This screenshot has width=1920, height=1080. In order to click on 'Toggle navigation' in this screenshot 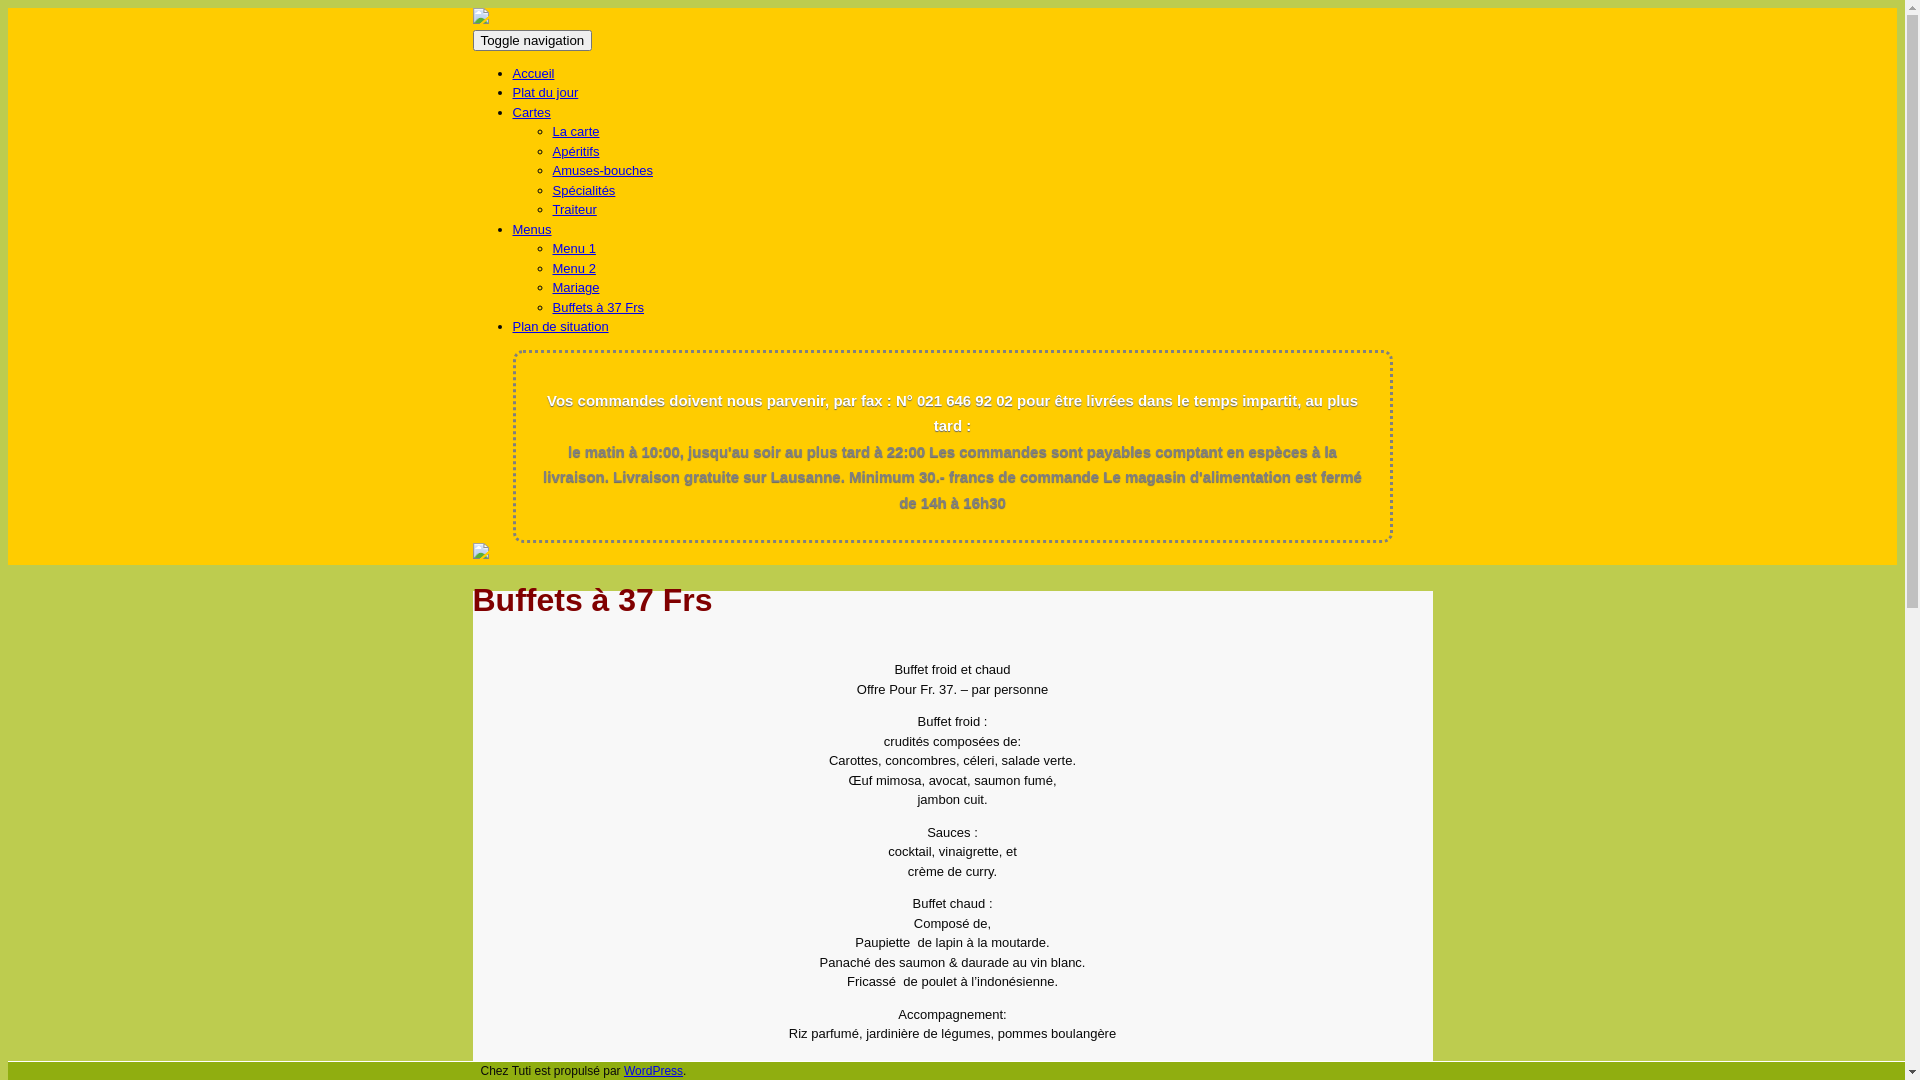, I will do `click(470, 40)`.